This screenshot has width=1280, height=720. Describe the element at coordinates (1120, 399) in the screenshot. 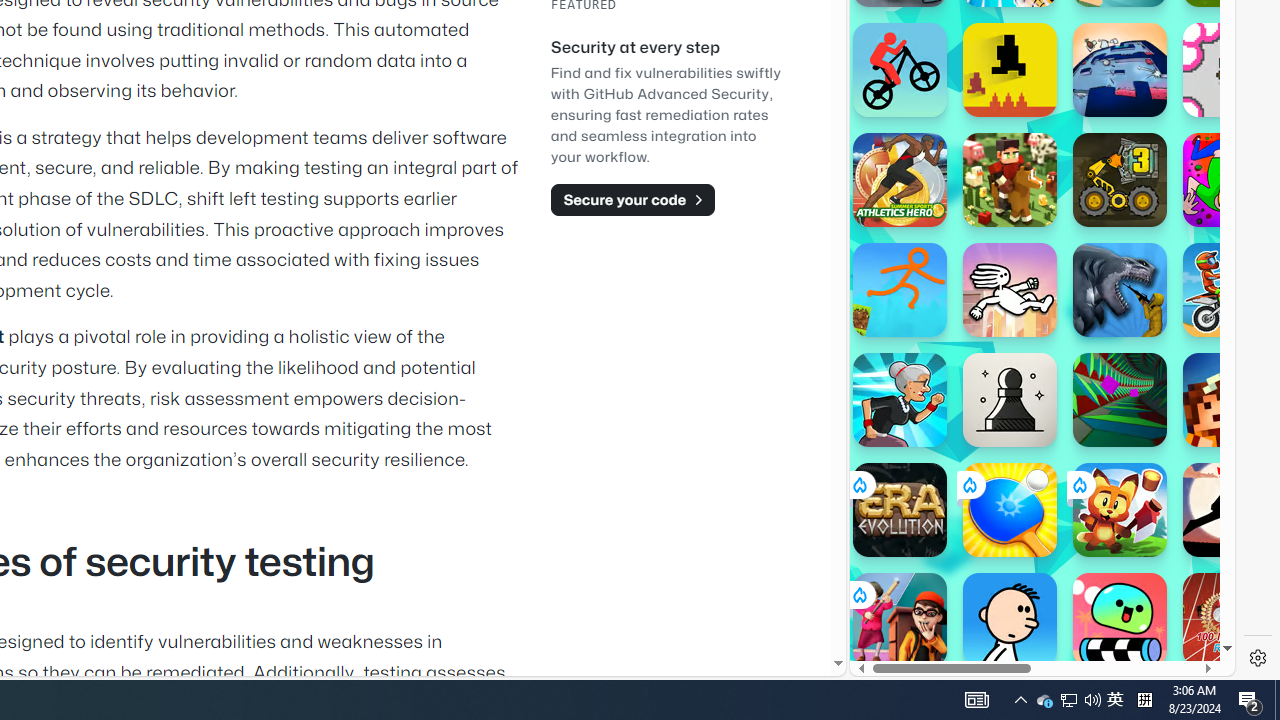

I see `'Tunnel Rush Tunnel Rush'` at that location.